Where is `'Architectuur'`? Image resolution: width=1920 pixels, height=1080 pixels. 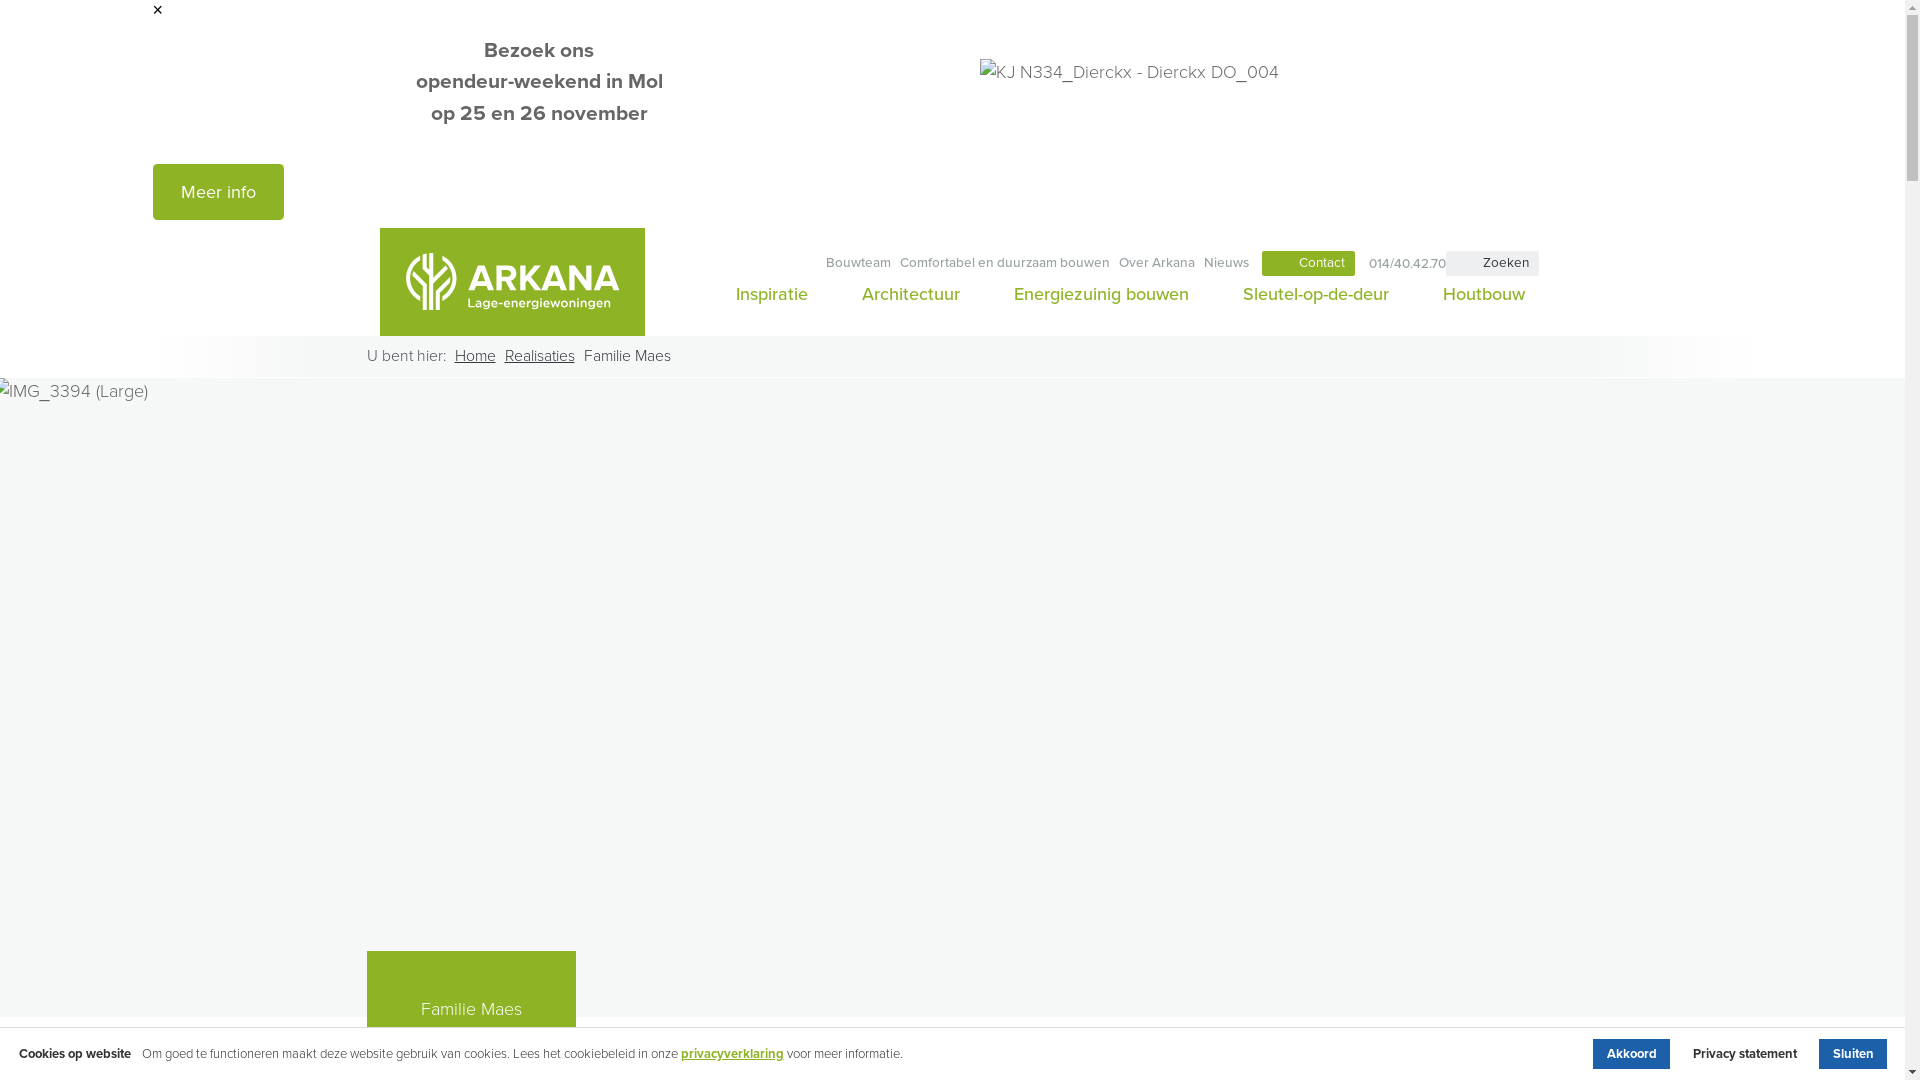
'Architectuur' is located at coordinates (848, 294).